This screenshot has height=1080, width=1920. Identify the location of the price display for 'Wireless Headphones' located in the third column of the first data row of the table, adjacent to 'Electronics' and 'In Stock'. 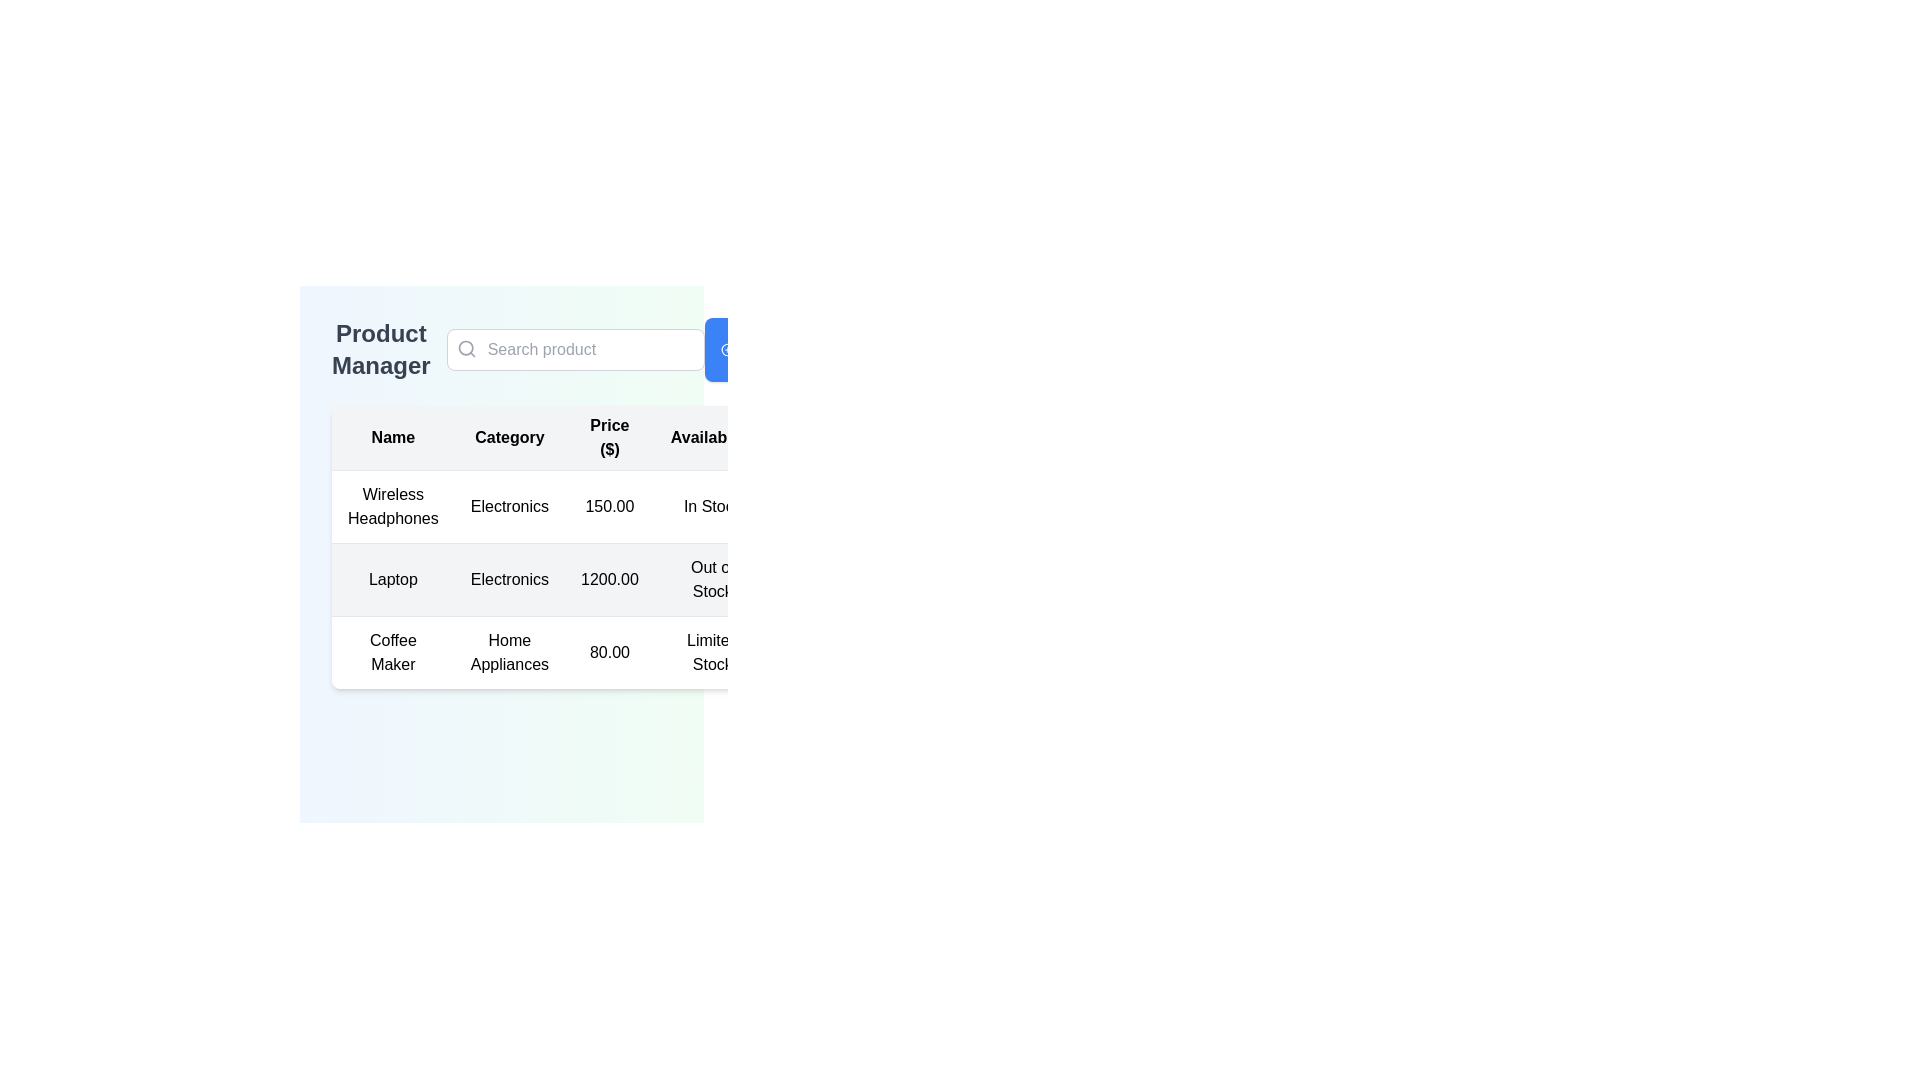
(608, 505).